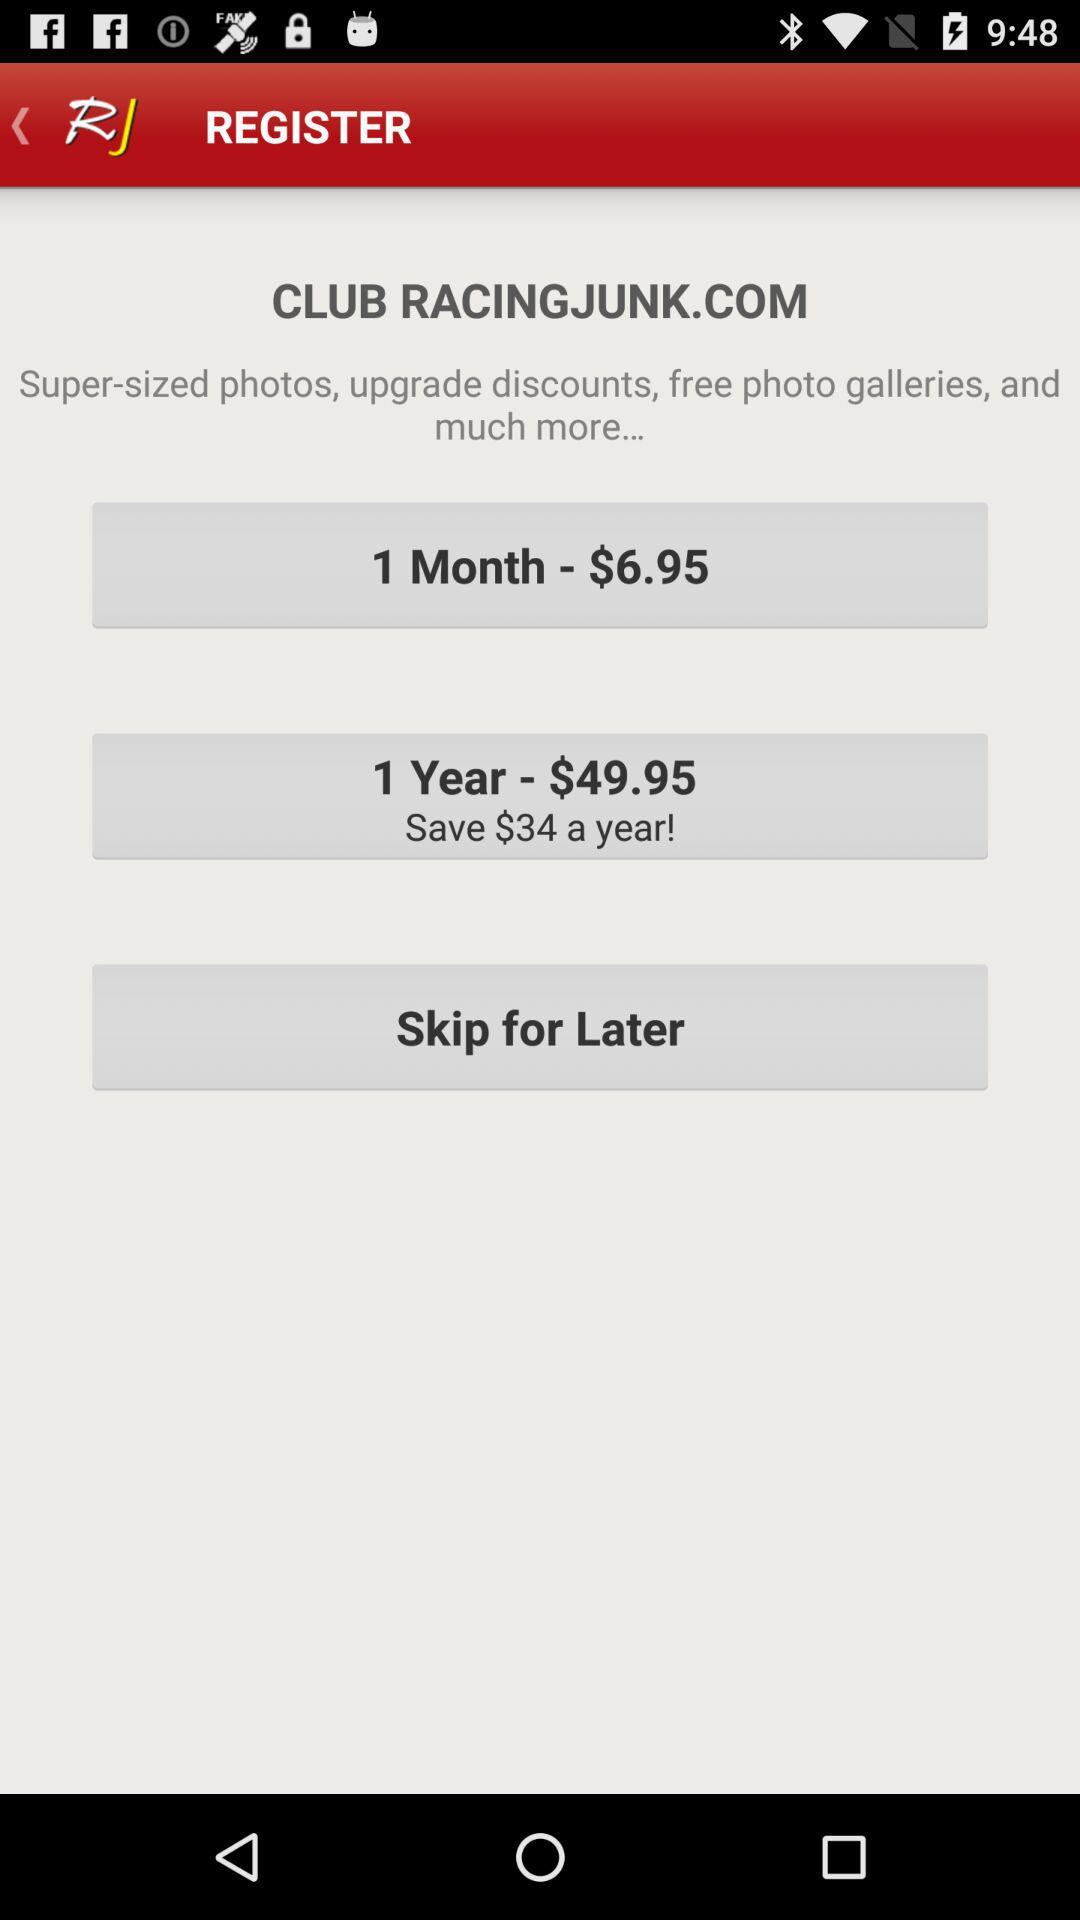 The width and height of the screenshot is (1080, 1920). What do you see at coordinates (540, 1027) in the screenshot?
I see `skip for later item` at bounding box center [540, 1027].